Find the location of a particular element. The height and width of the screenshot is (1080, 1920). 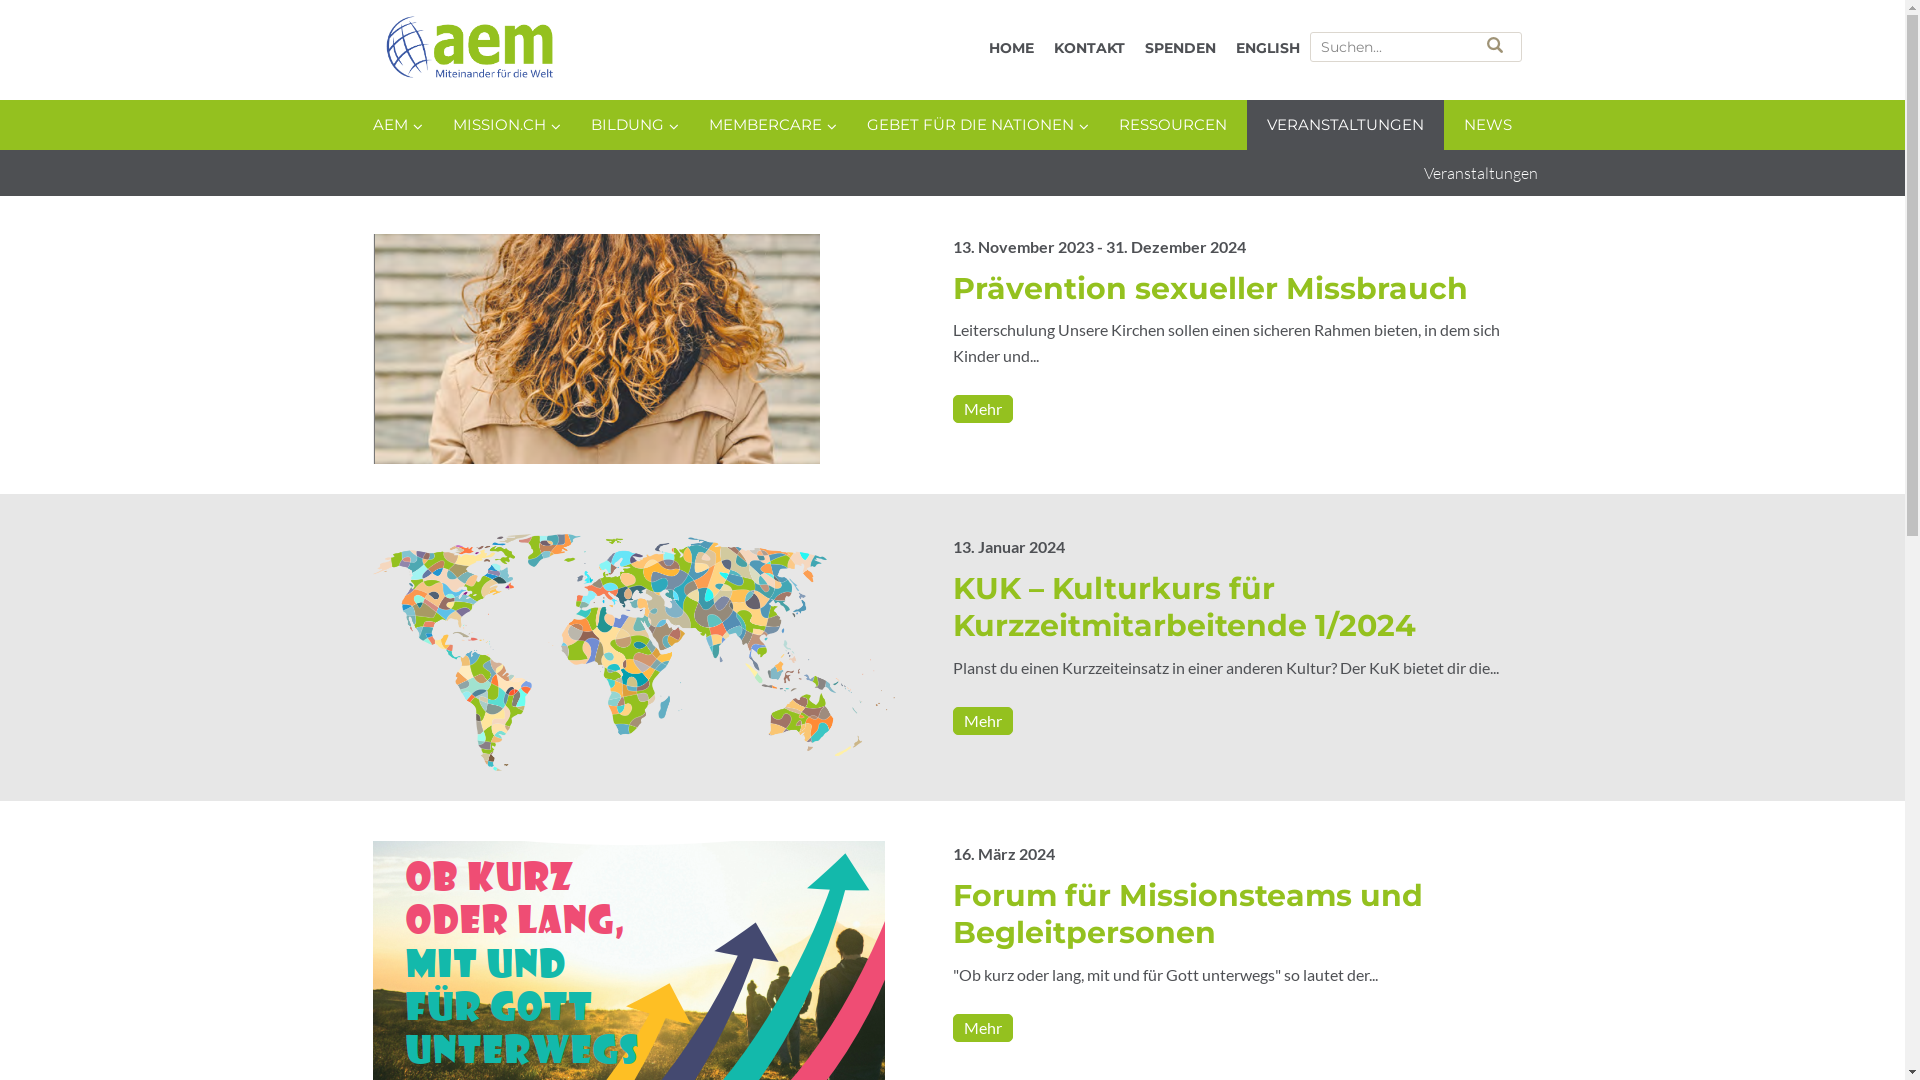

'Mehr' is located at coordinates (982, 1028).